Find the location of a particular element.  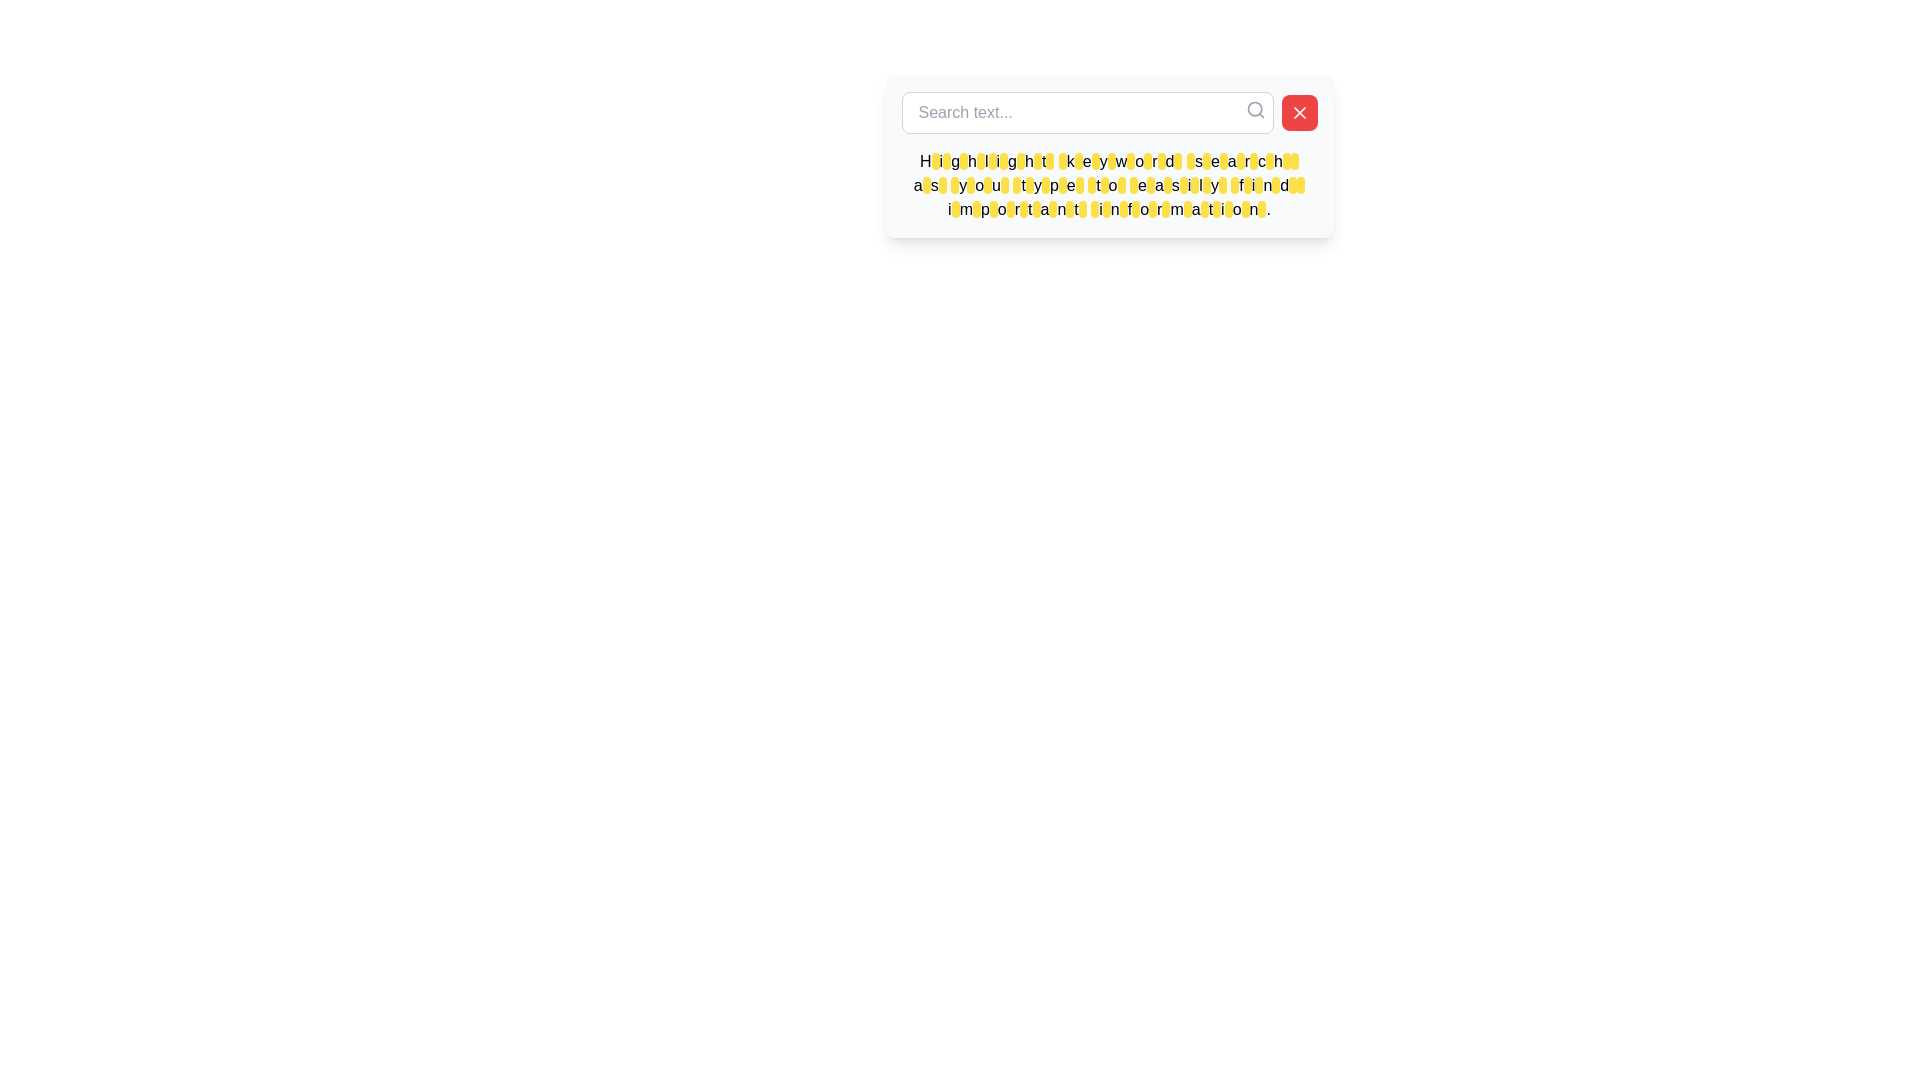

the visual highlight or tag with a yellow background and black text, positioned adjacent to the word 'information.' is located at coordinates (1227, 209).